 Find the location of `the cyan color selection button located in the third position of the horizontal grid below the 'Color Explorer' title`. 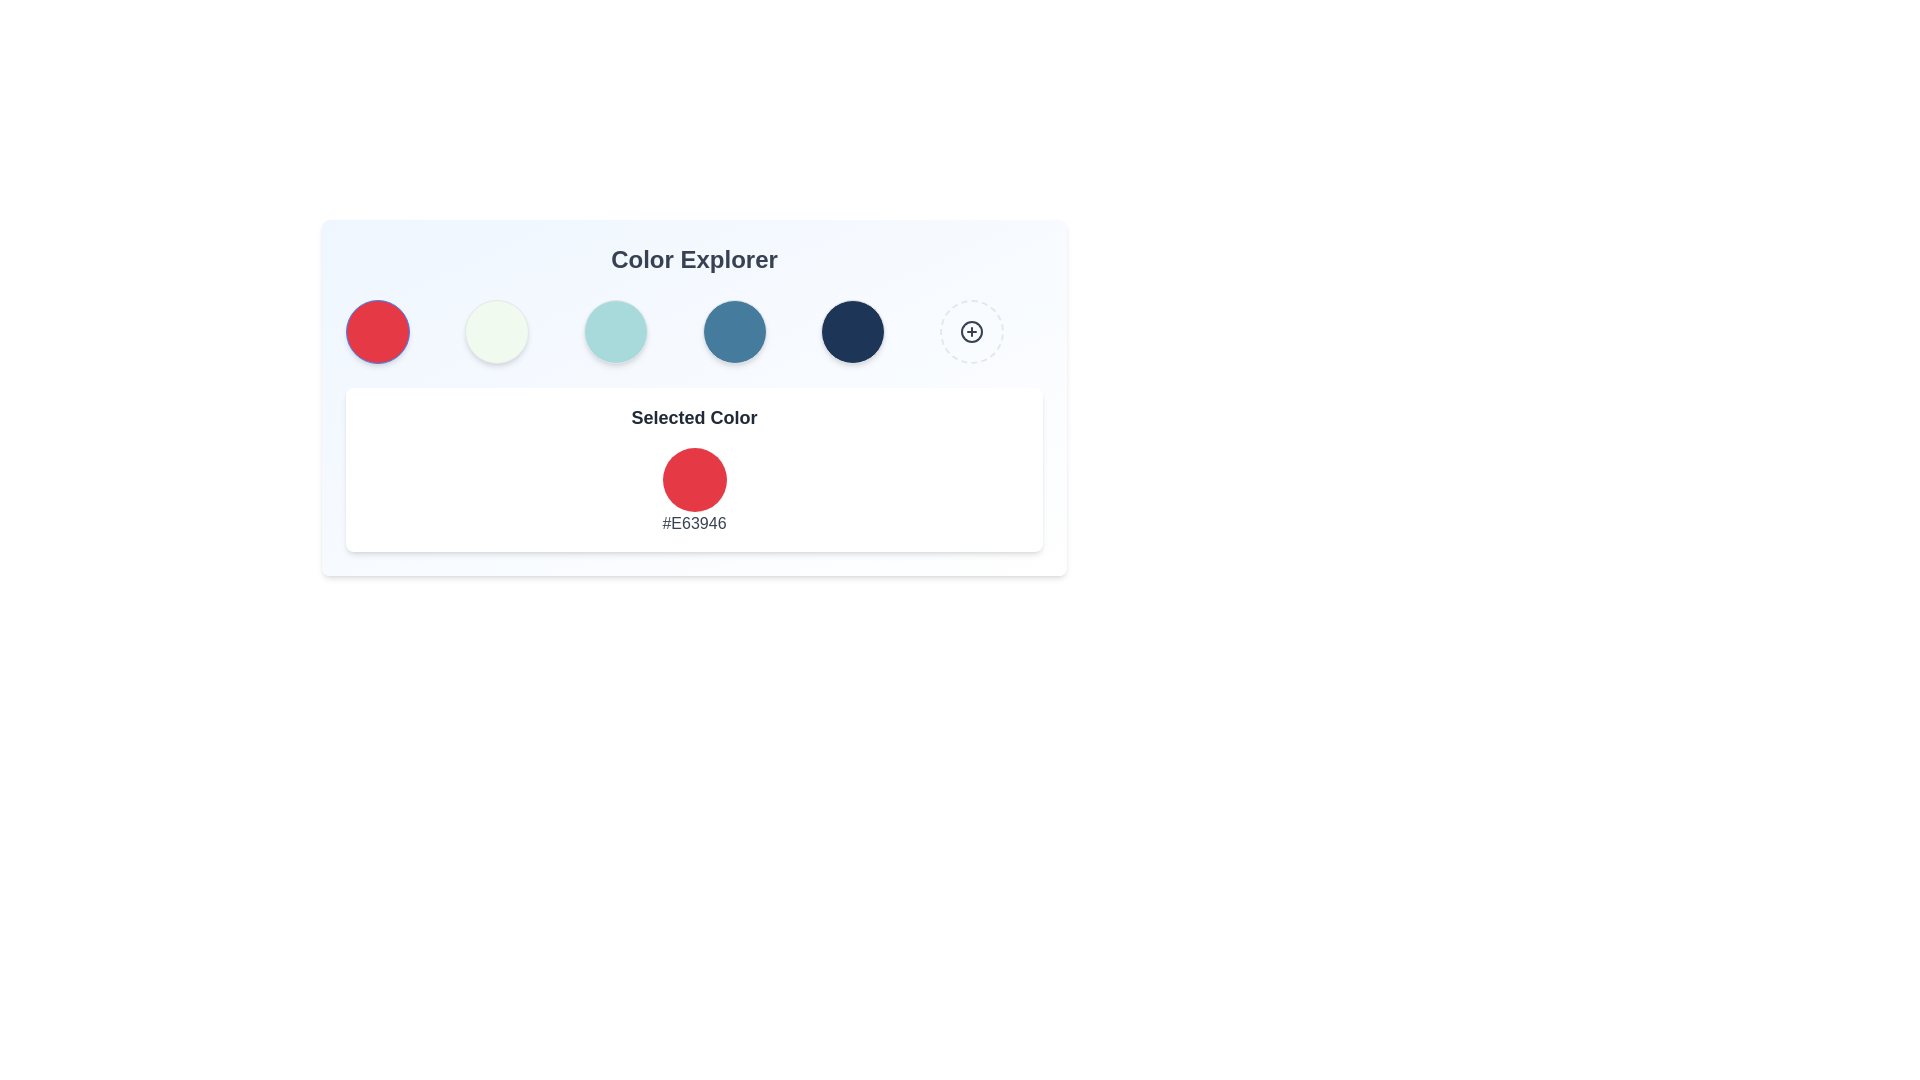

the cyan color selection button located in the third position of the horizontal grid below the 'Color Explorer' title is located at coordinates (614, 330).